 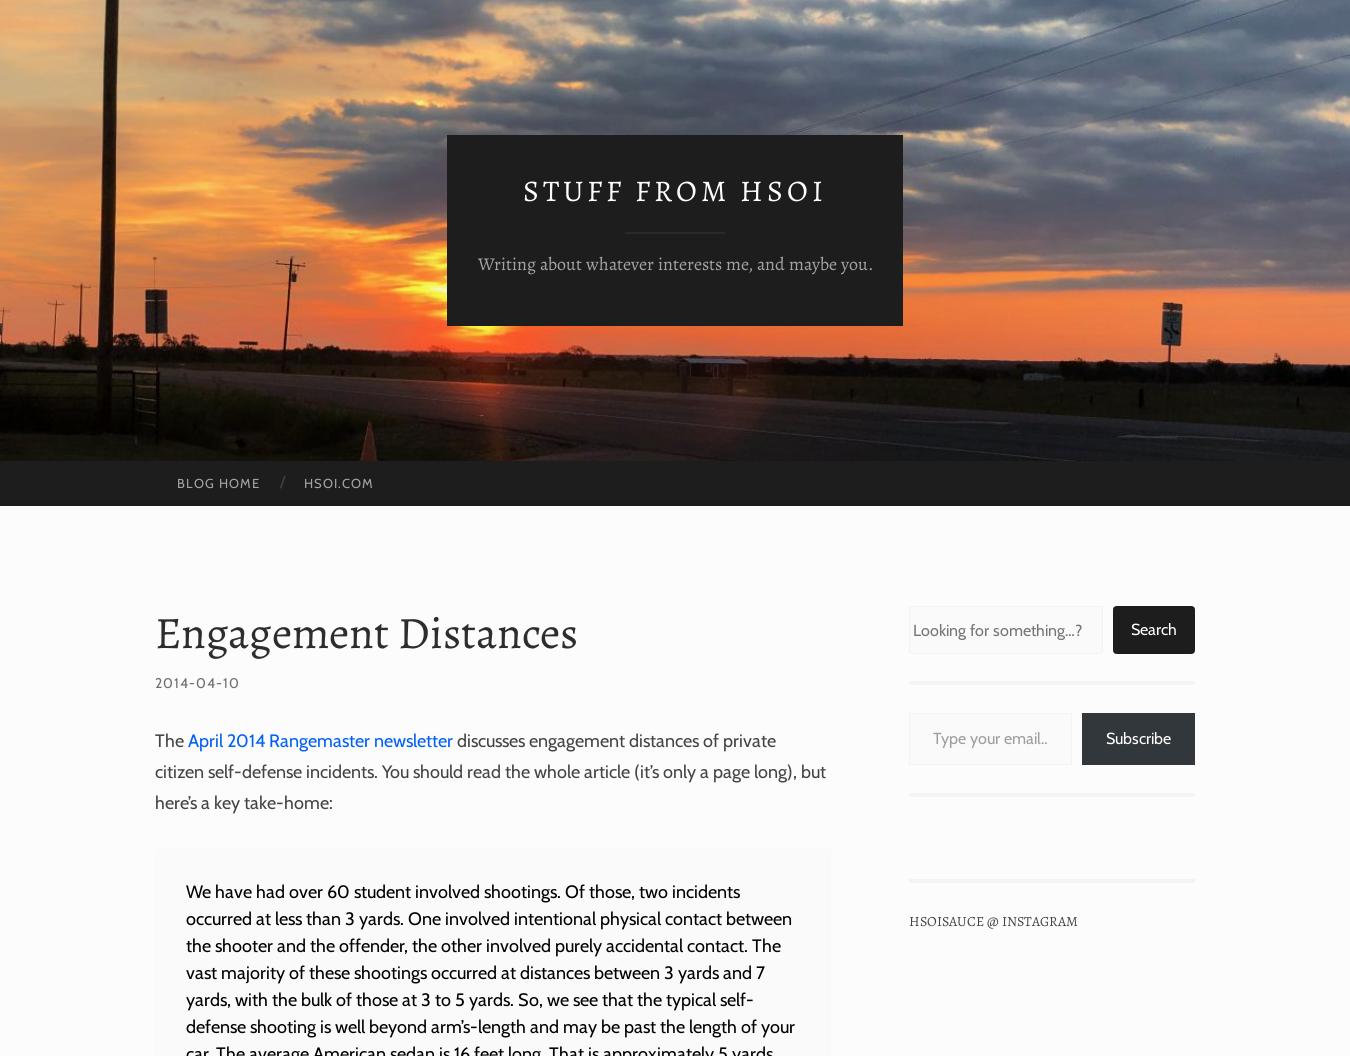 What do you see at coordinates (1152, 628) in the screenshot?
I see `'Search'` at bounding box center [1152, 628].